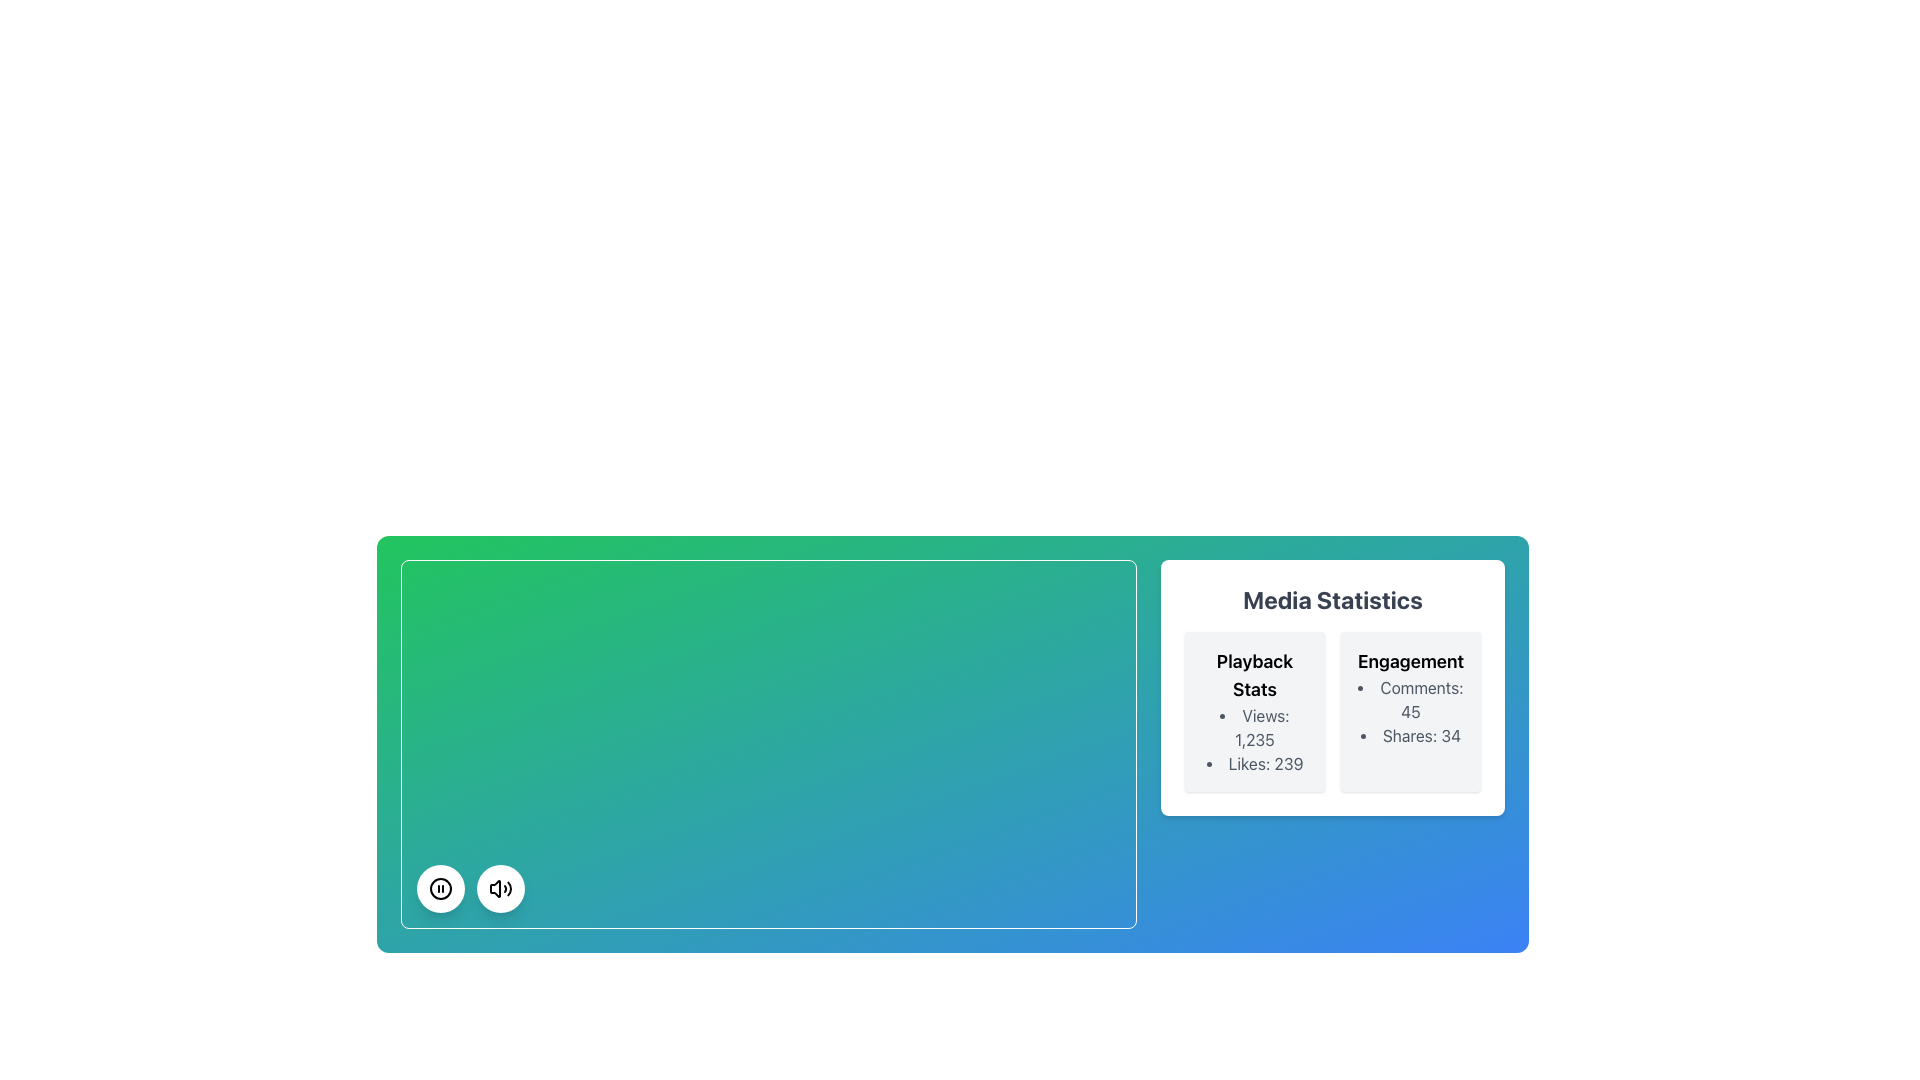  I want to click on the Text Label that serves as a heading for the engagement statistics section, located in the top-right quadrant under the 'Media Statistics' section, so click(1410, 662).